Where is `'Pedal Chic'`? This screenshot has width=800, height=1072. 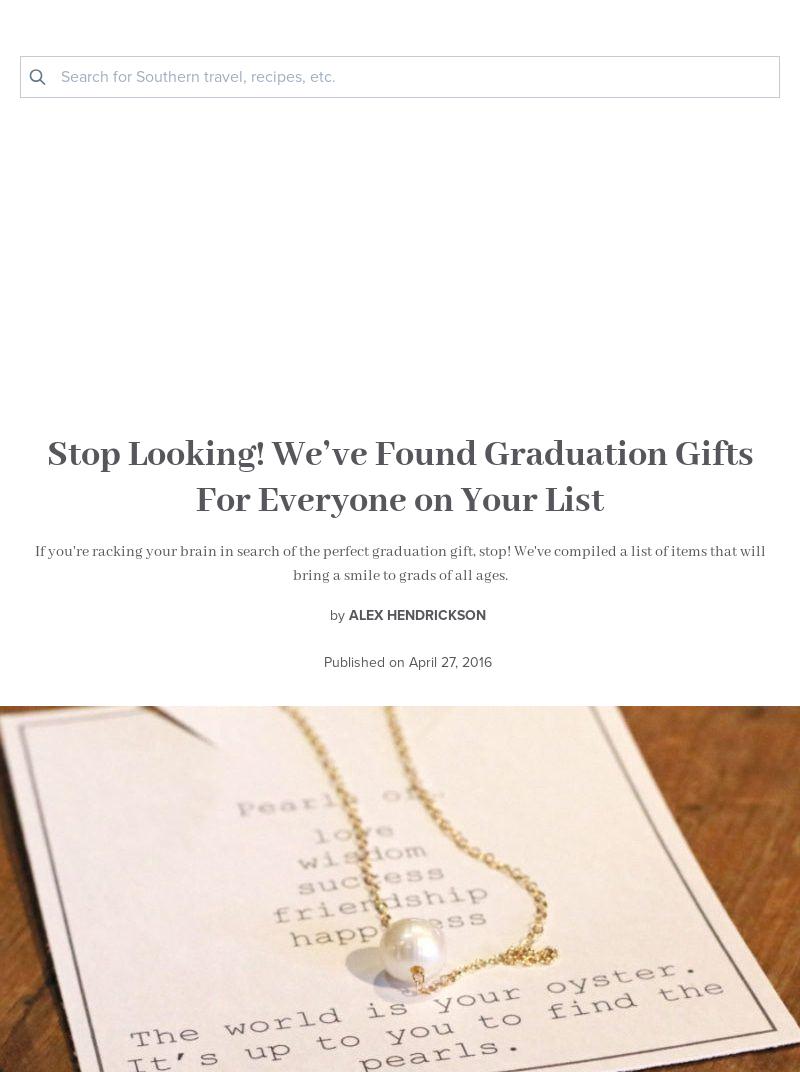 'Pedal Chic' is located at coordinates (178, 505).